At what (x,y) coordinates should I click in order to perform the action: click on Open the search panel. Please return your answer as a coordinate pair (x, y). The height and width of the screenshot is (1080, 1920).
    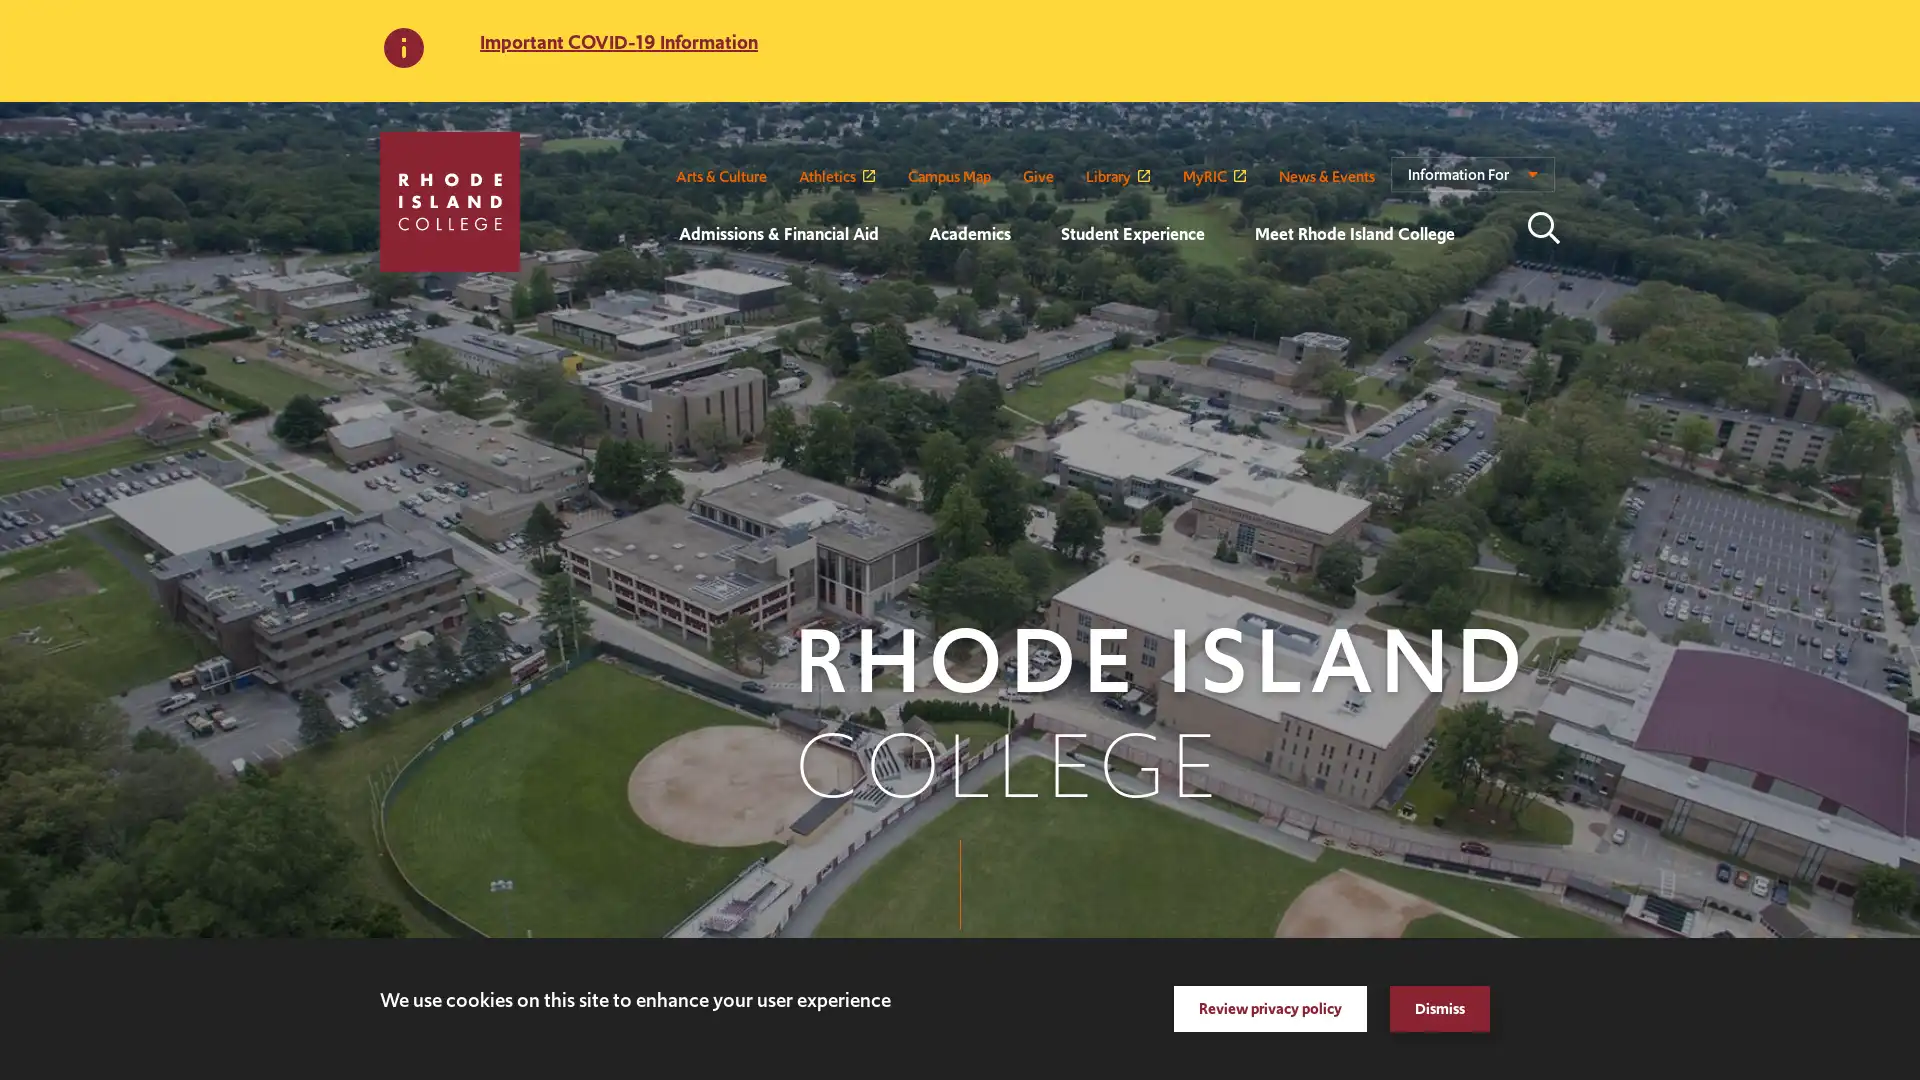
    Looking at the image, I should click on (1543, 226).